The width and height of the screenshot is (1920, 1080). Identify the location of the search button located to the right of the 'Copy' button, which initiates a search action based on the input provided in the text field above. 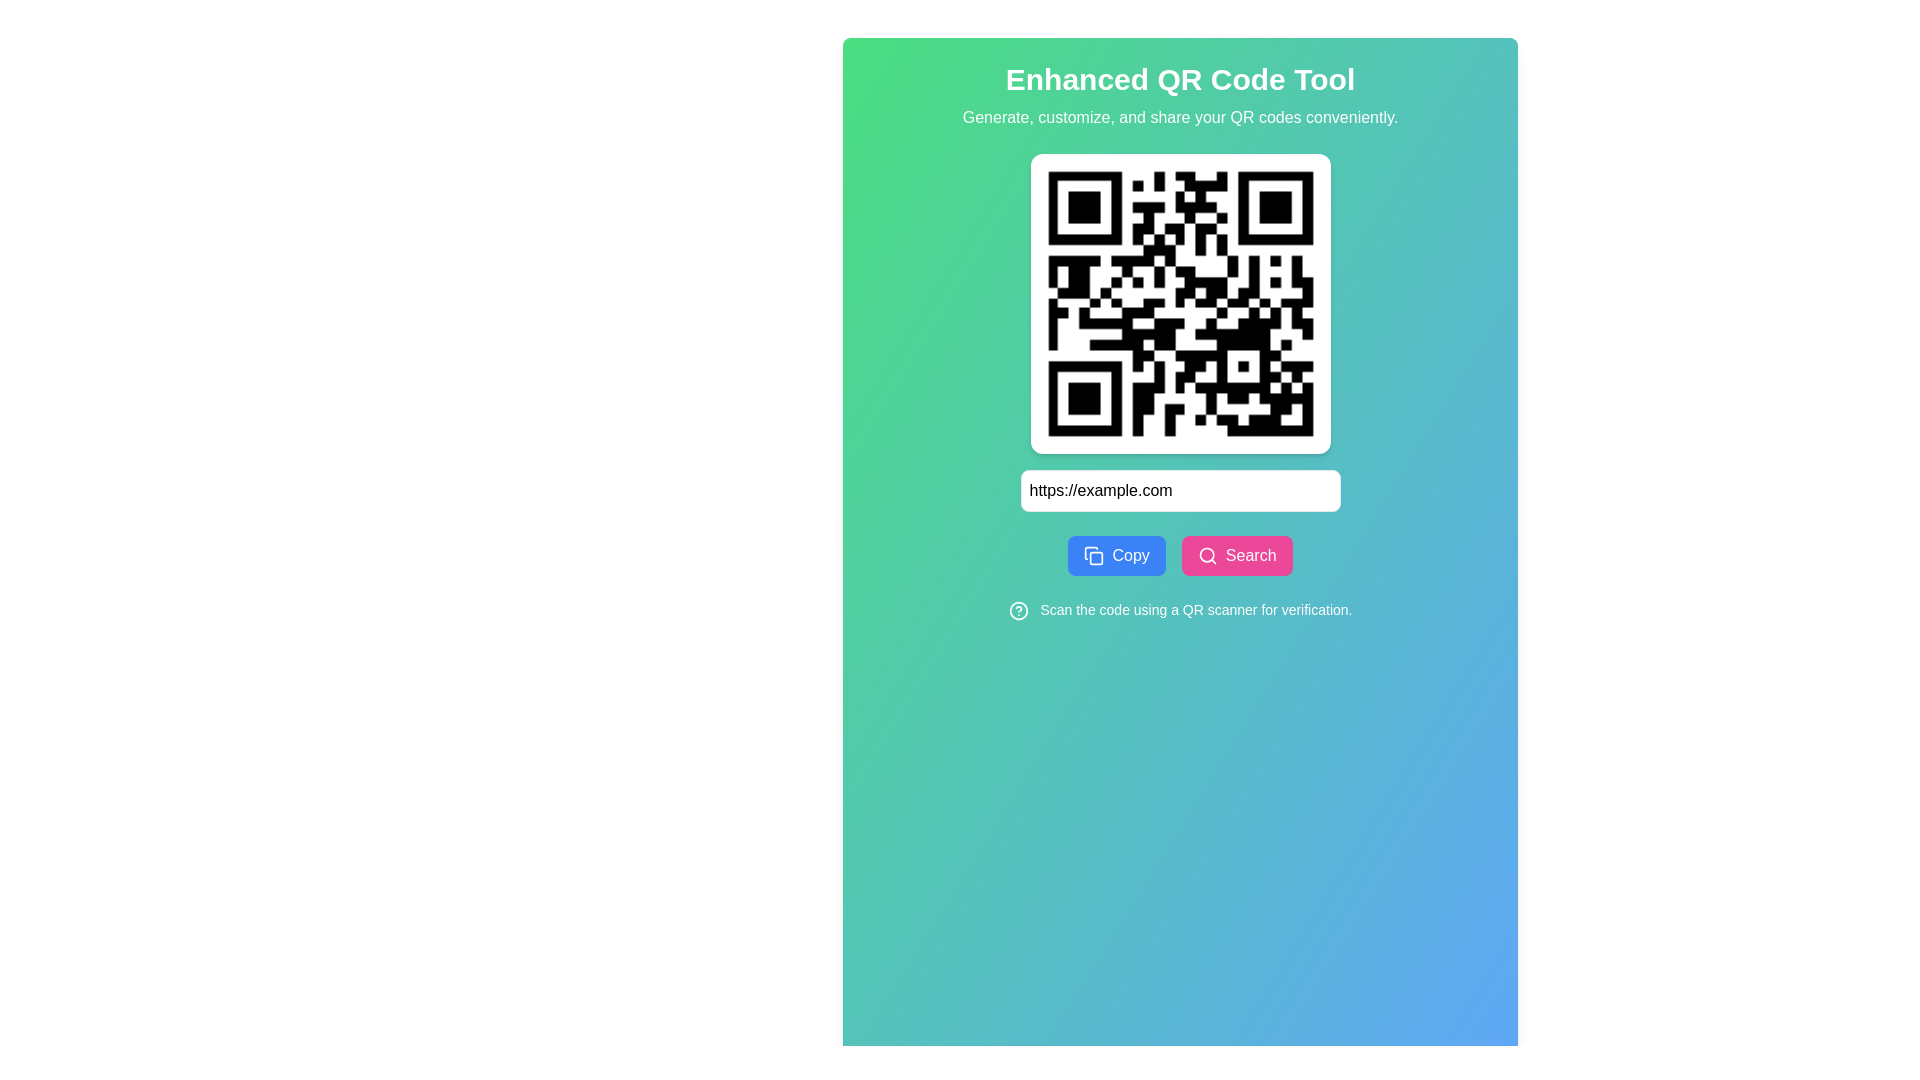
(1236, 555).